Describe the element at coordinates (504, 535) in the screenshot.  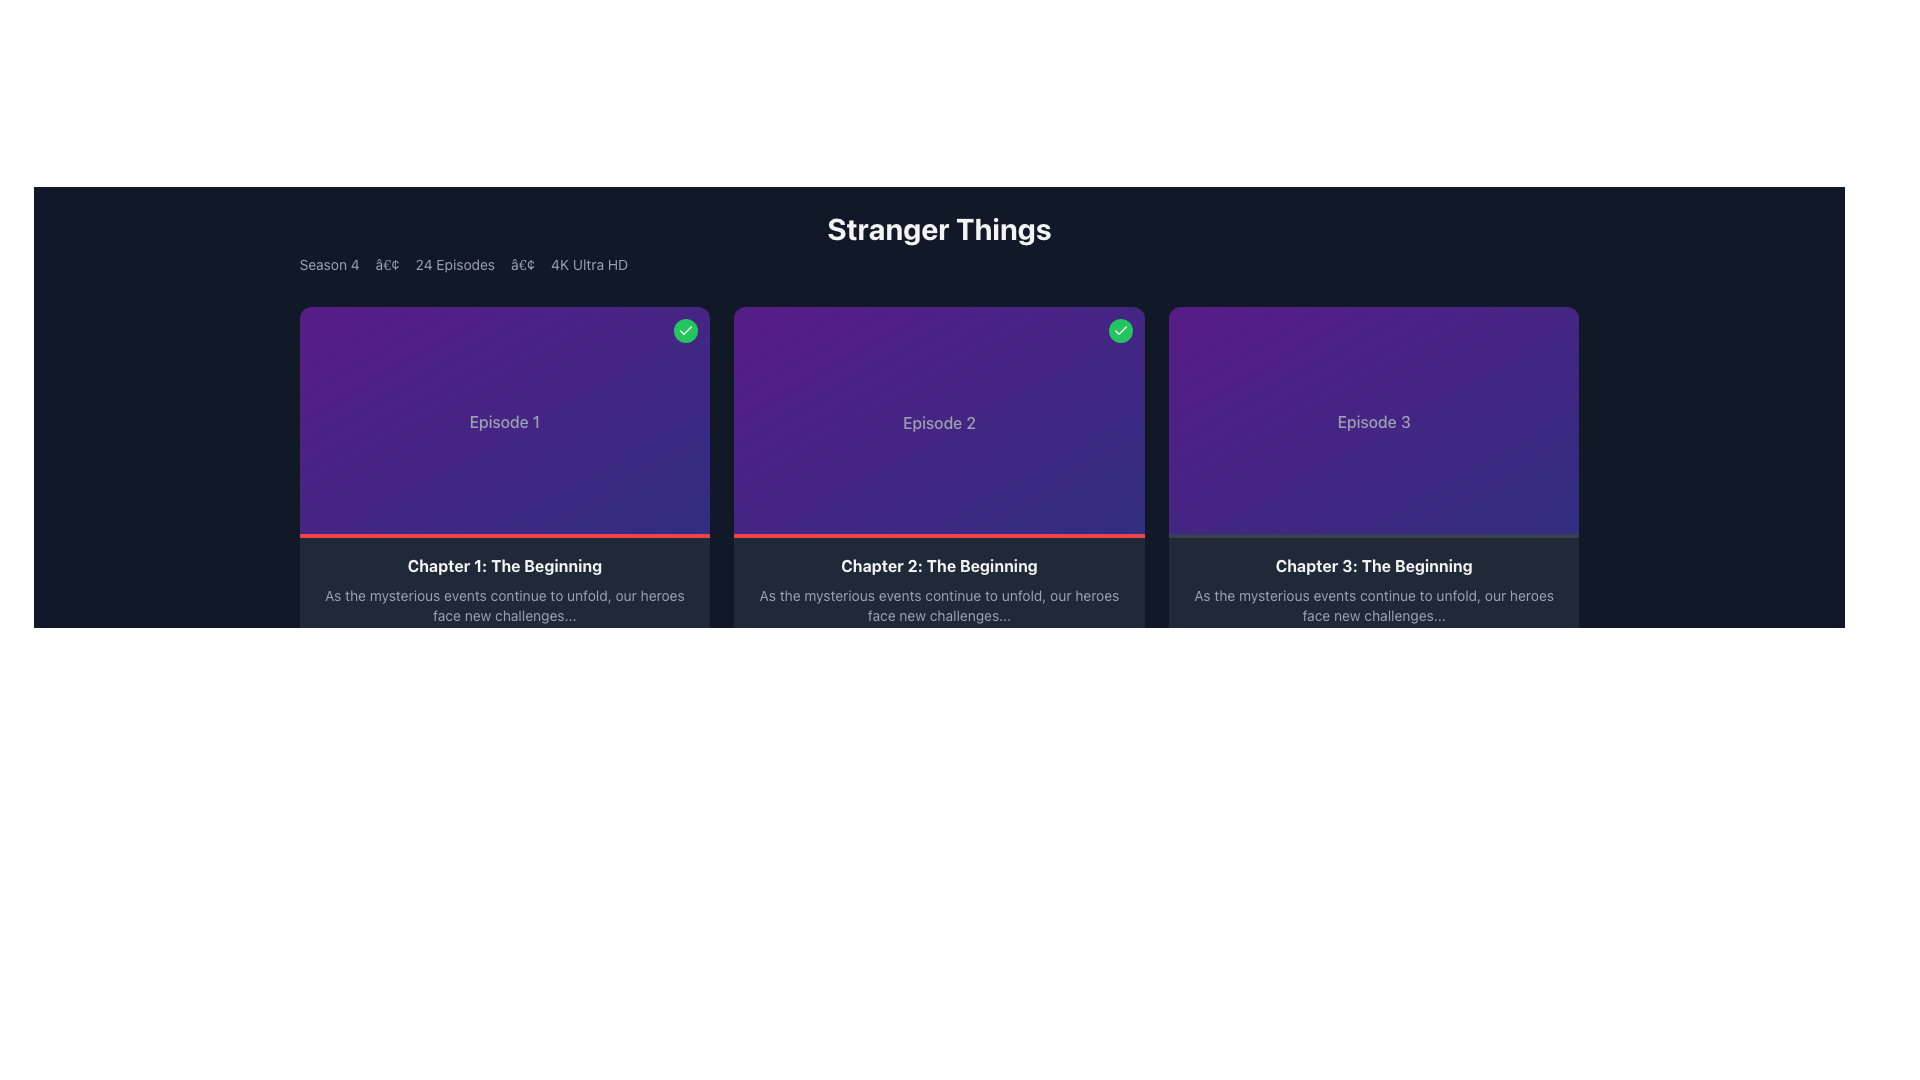
I see `the progress bar located at the bottom of the 'Episode 1' card, which visually represents the progress or completion of an action` at that location.